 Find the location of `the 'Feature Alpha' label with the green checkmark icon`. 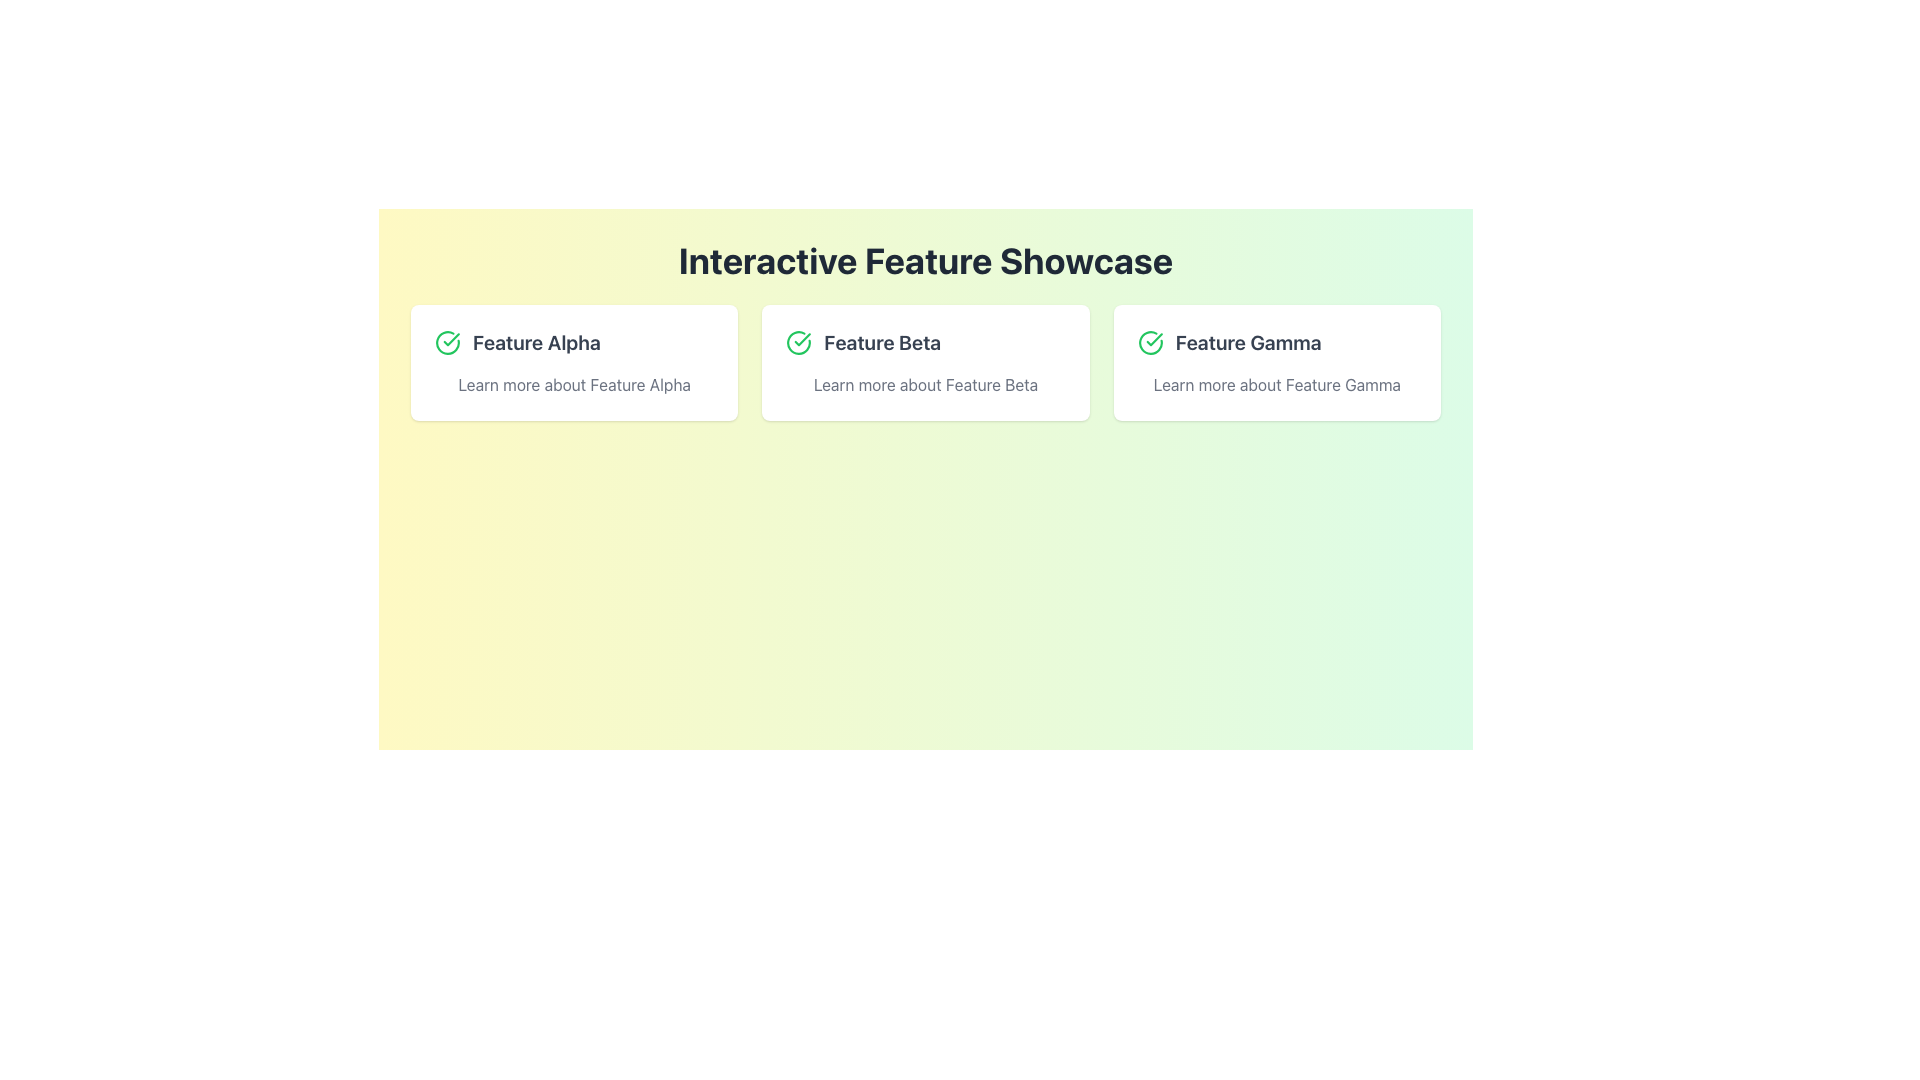

the 'Feature Alpha' label with the green checkmark icon is located at coordinates (573, 342).